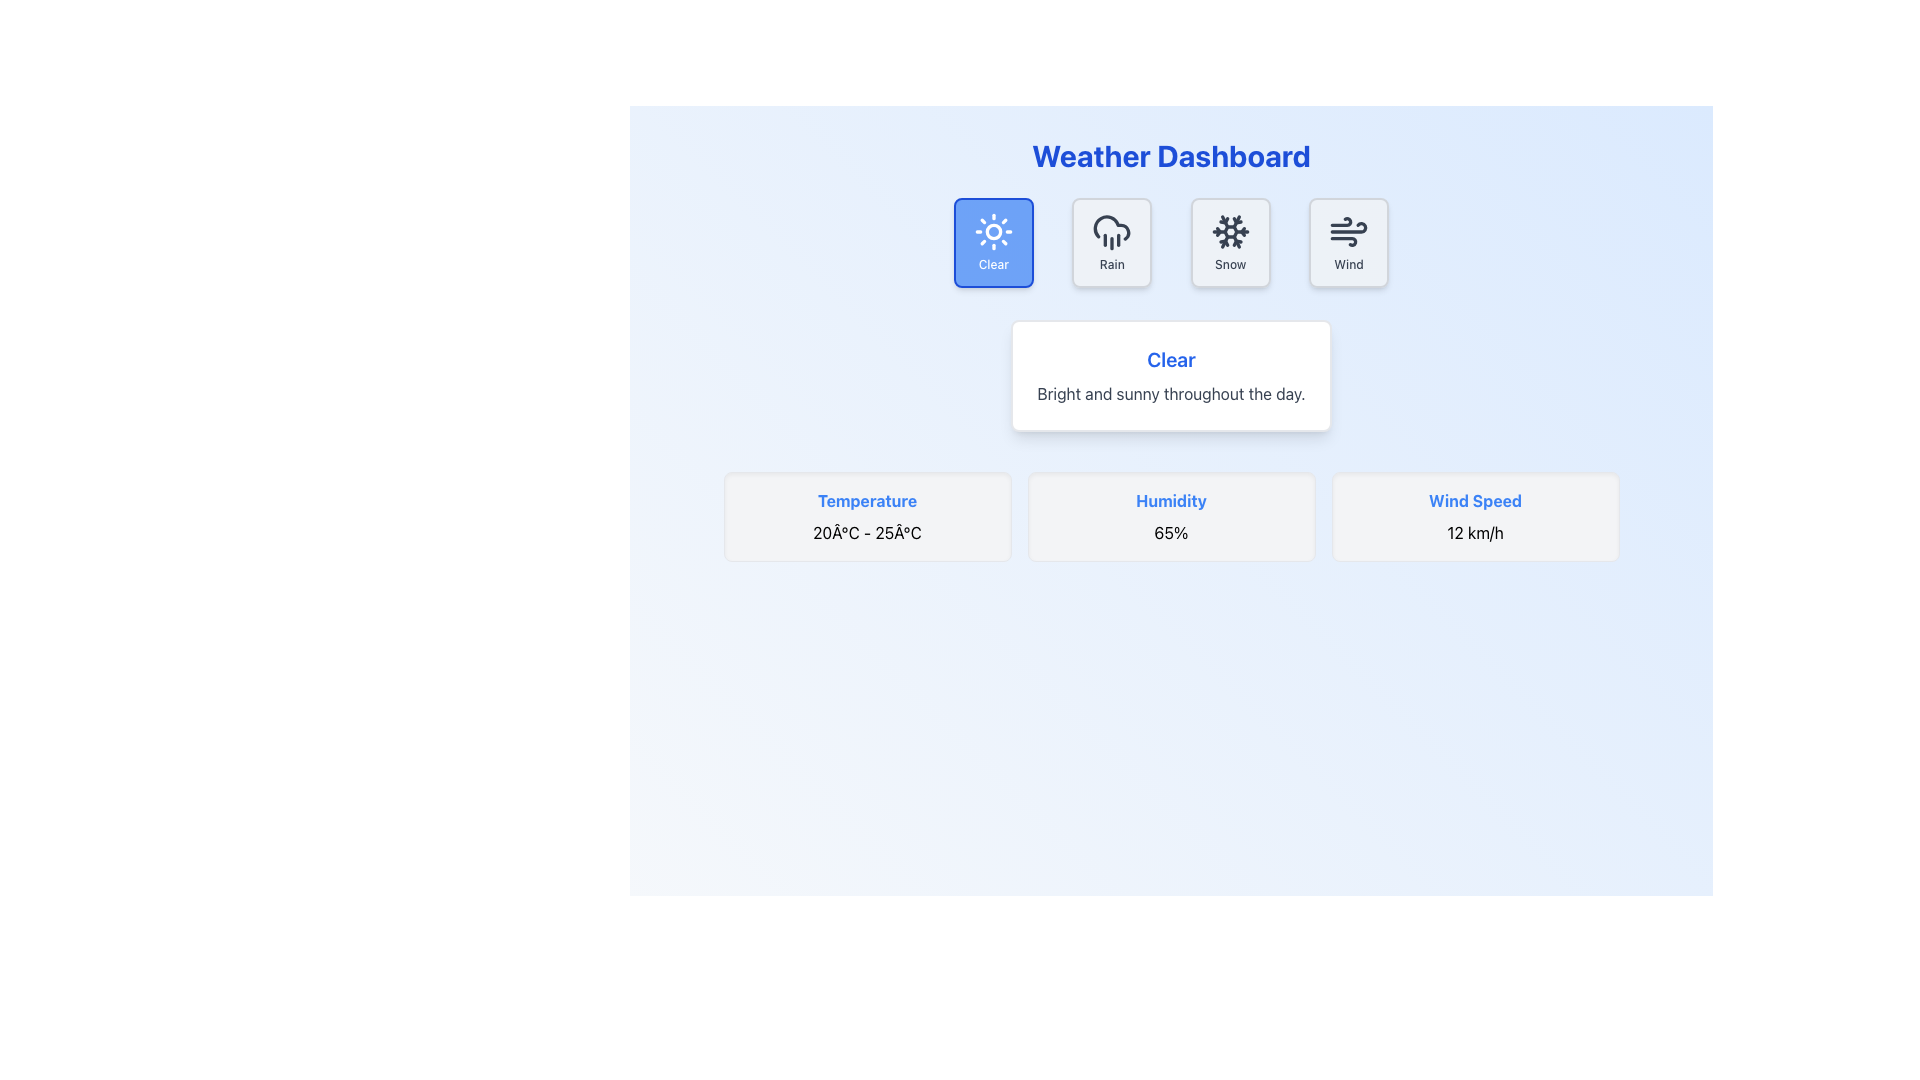 The image size is (1920, 1080). What do you see at coordinates (1171, 500) in the screenshot?
I see `the 'Humidity' label which provides a heading for the humidity value displayed below it, located in the middle card among three horizontally aligned cards` at bounding box center [1171, 500].